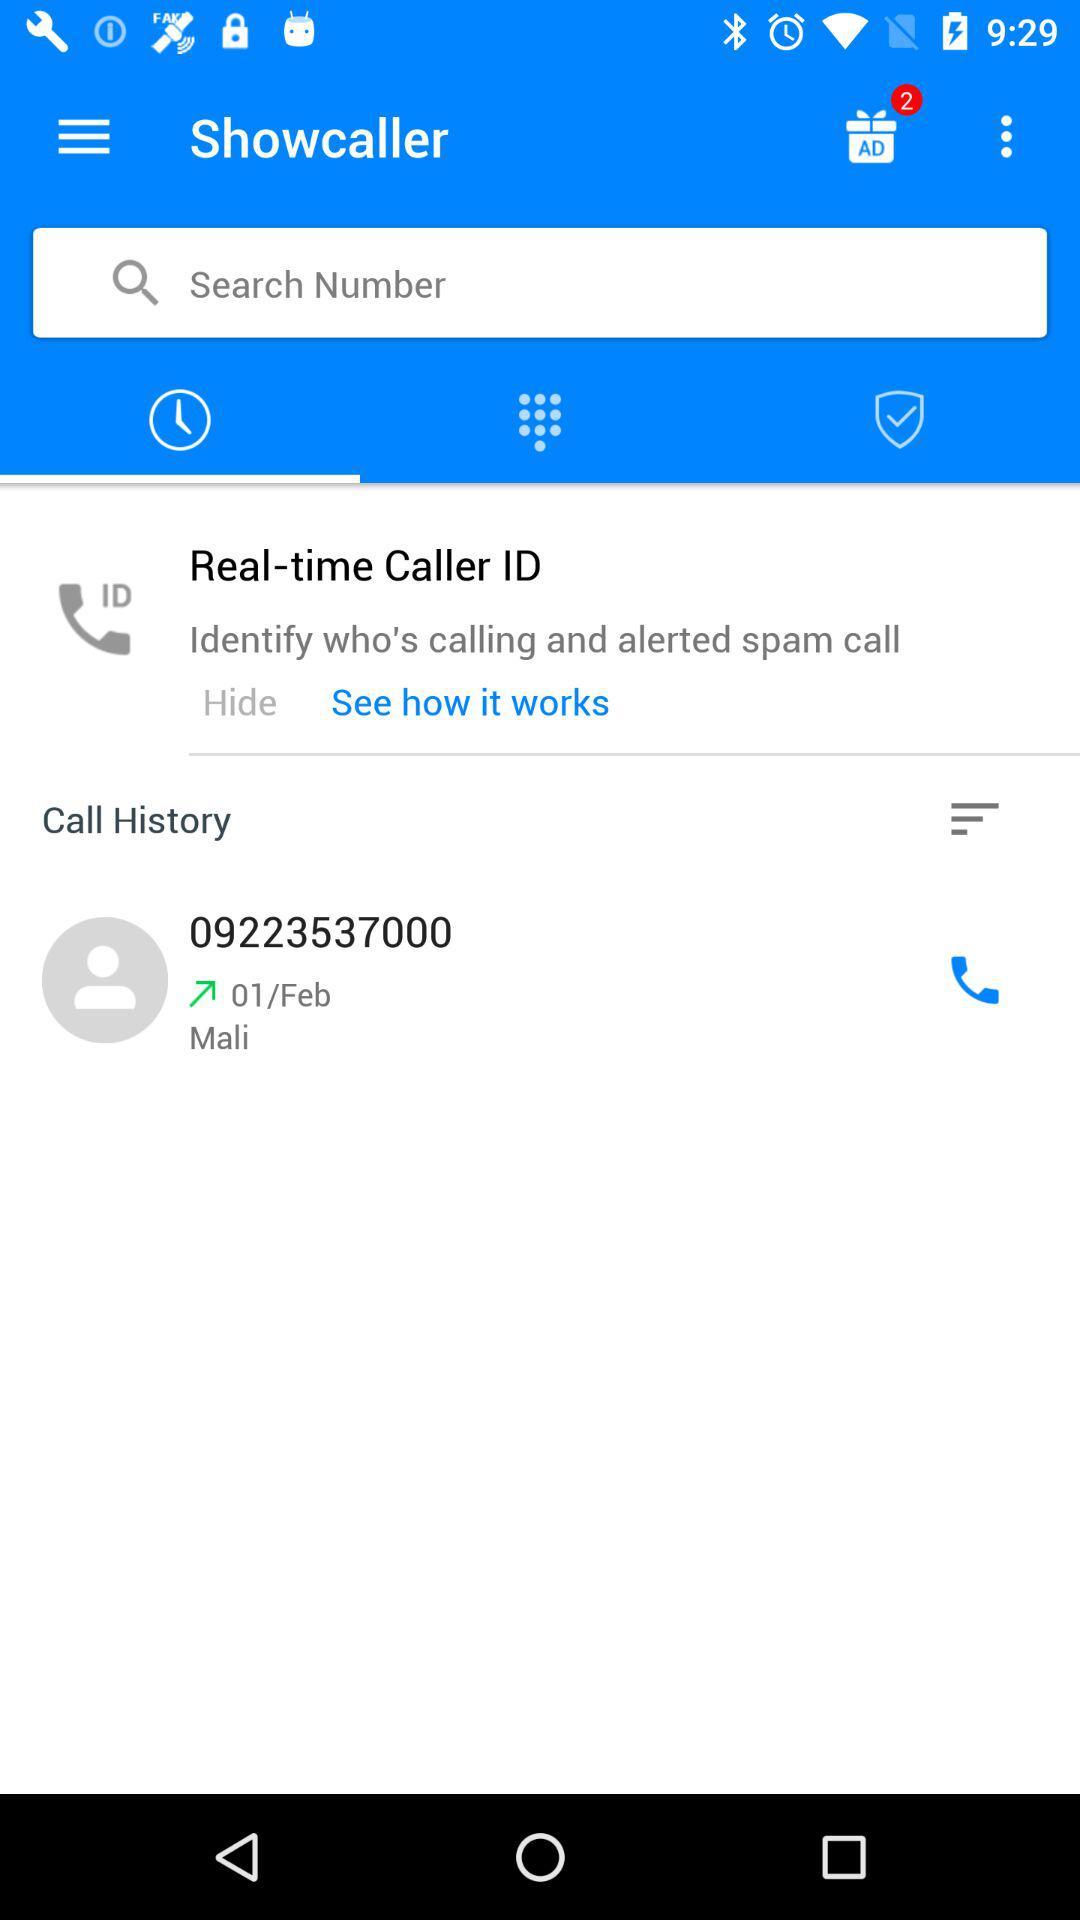  Describe the element at coordinates (974, 819) in the screenshot. I see `other options` at that location.